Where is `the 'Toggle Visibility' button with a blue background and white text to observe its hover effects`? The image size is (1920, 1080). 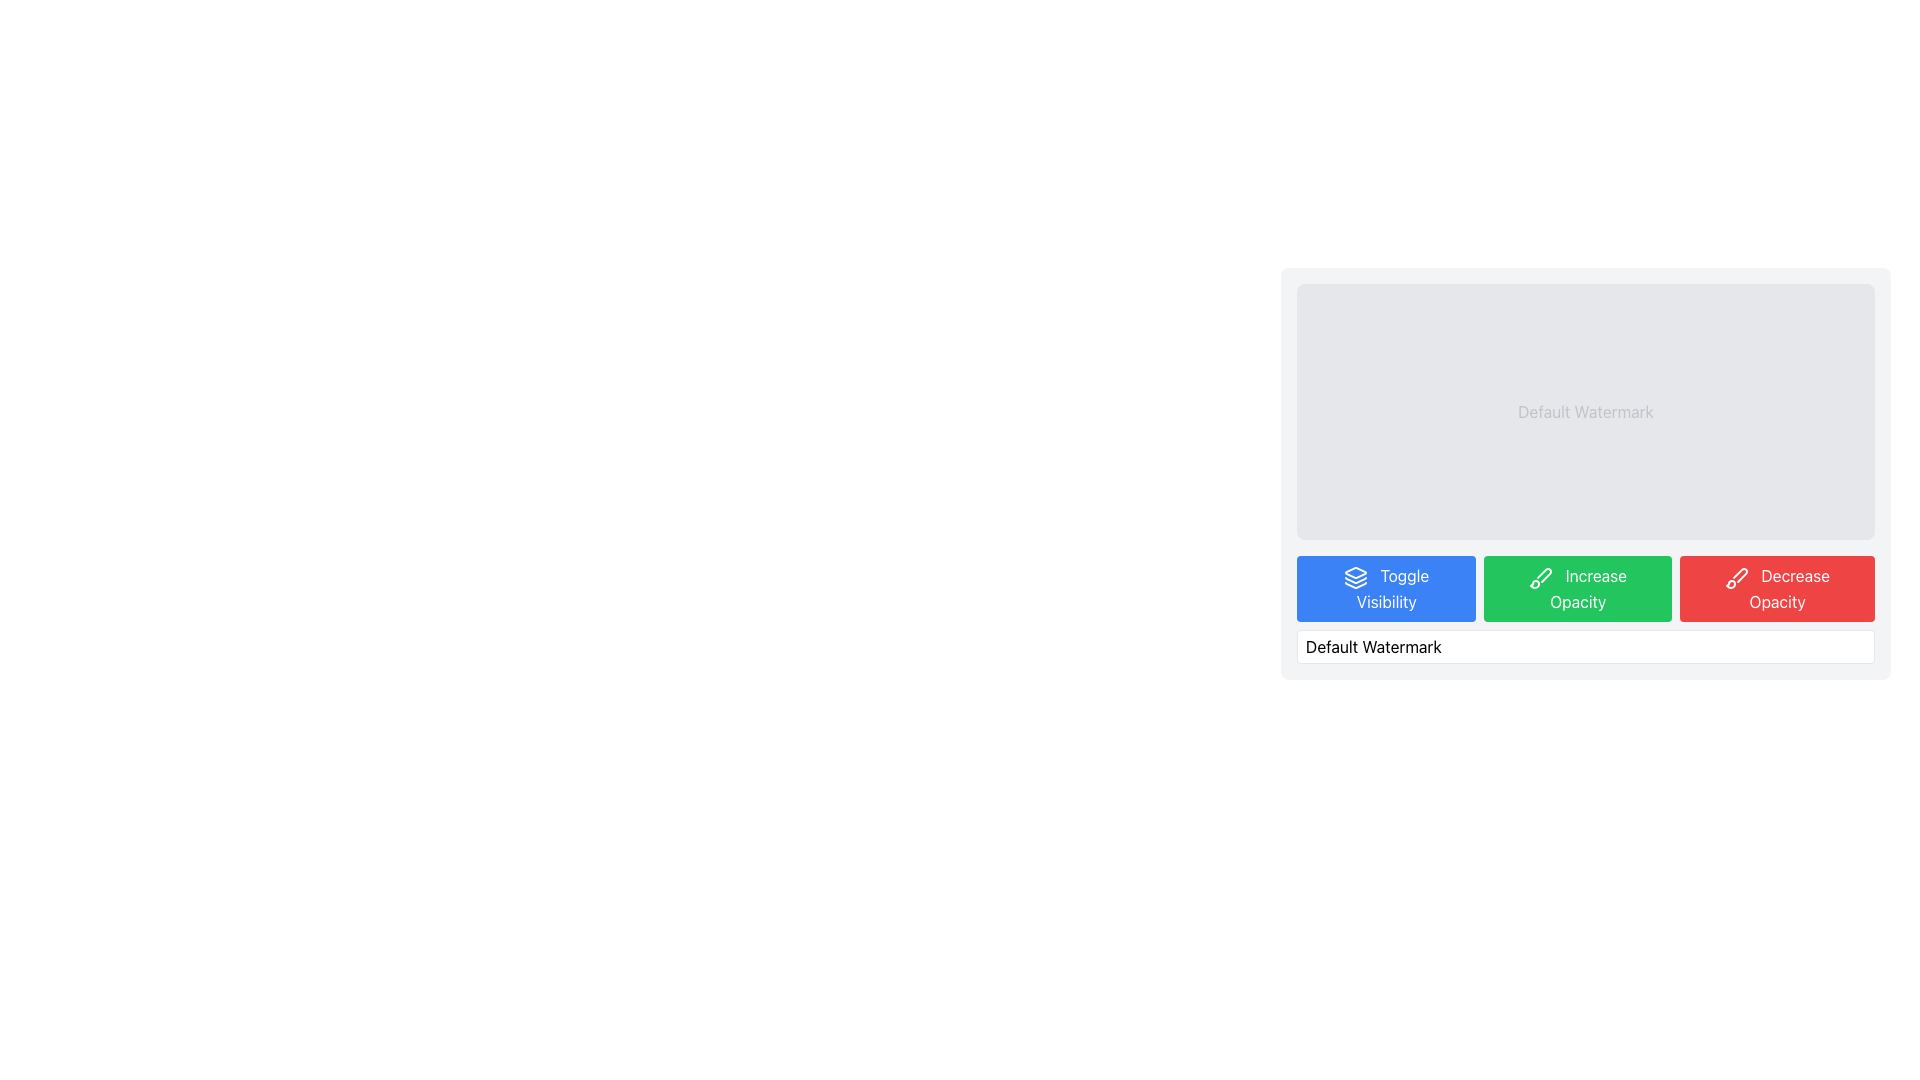 the 'Toggle Visibility' button with a blue background and white text to observe its hover effects is located at coordinates (1385, 587).